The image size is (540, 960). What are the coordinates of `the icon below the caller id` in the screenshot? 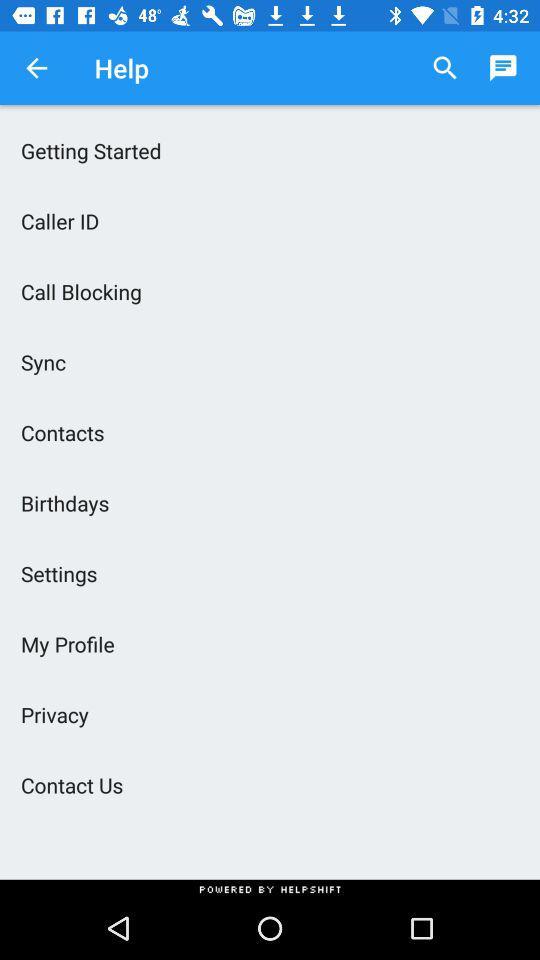 It's located at (270, 290).